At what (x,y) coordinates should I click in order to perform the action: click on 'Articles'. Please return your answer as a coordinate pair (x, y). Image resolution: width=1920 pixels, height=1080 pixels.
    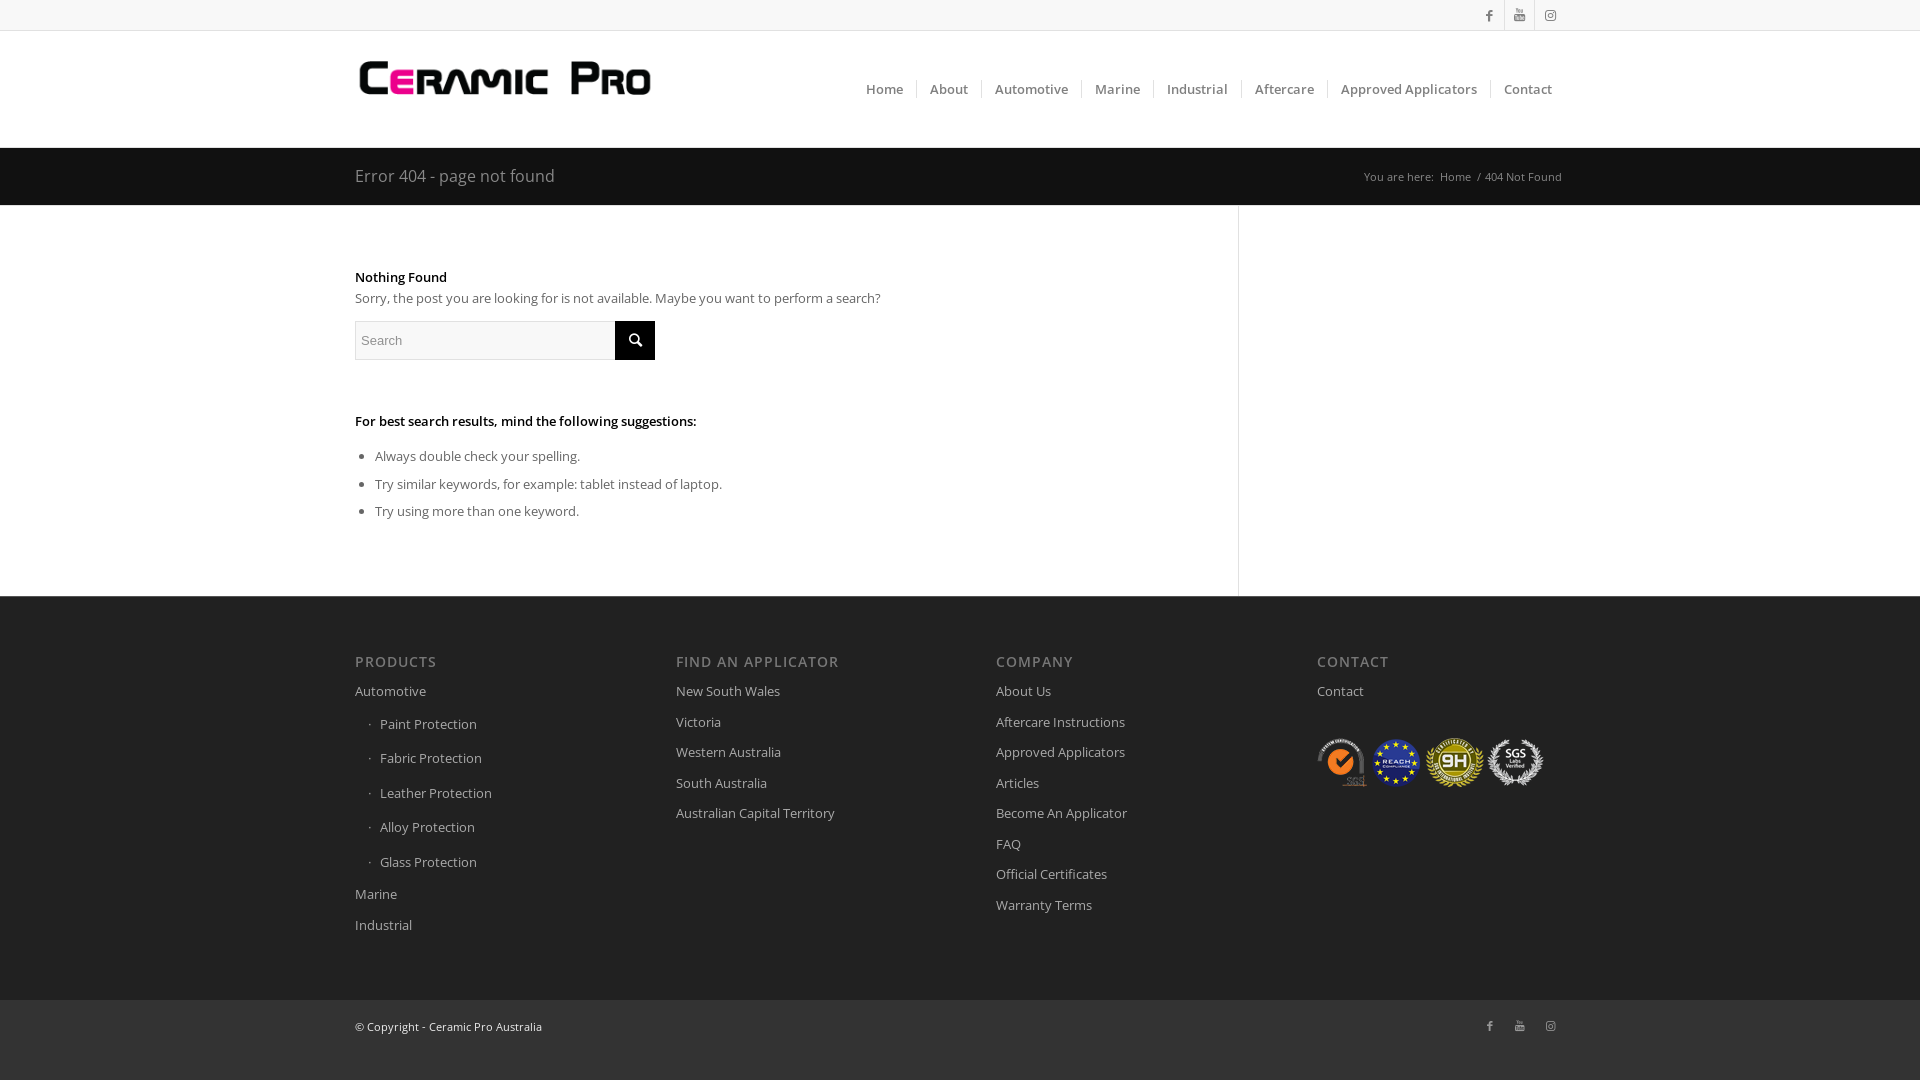
    Looking at the image, I should click on (1118, 782).